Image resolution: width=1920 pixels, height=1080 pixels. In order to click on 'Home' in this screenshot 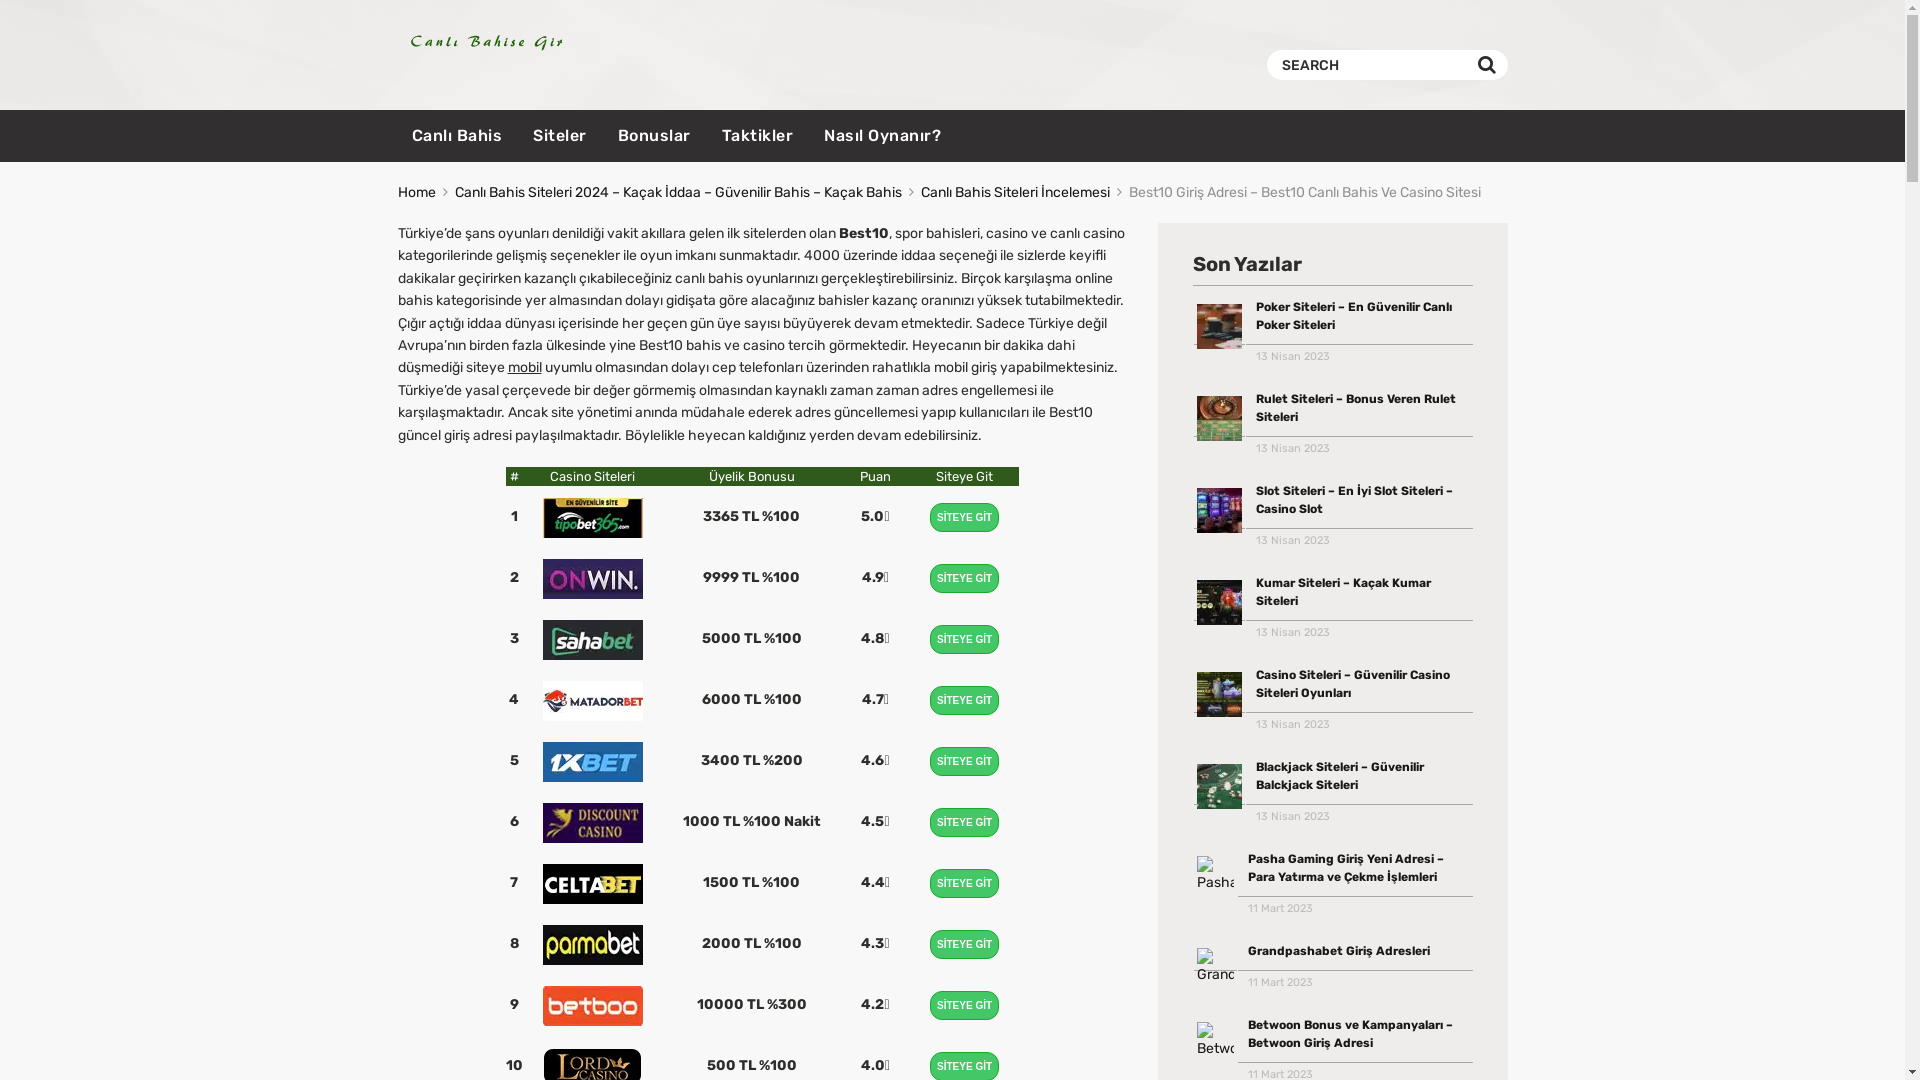, I will do `click(398, 192)`.